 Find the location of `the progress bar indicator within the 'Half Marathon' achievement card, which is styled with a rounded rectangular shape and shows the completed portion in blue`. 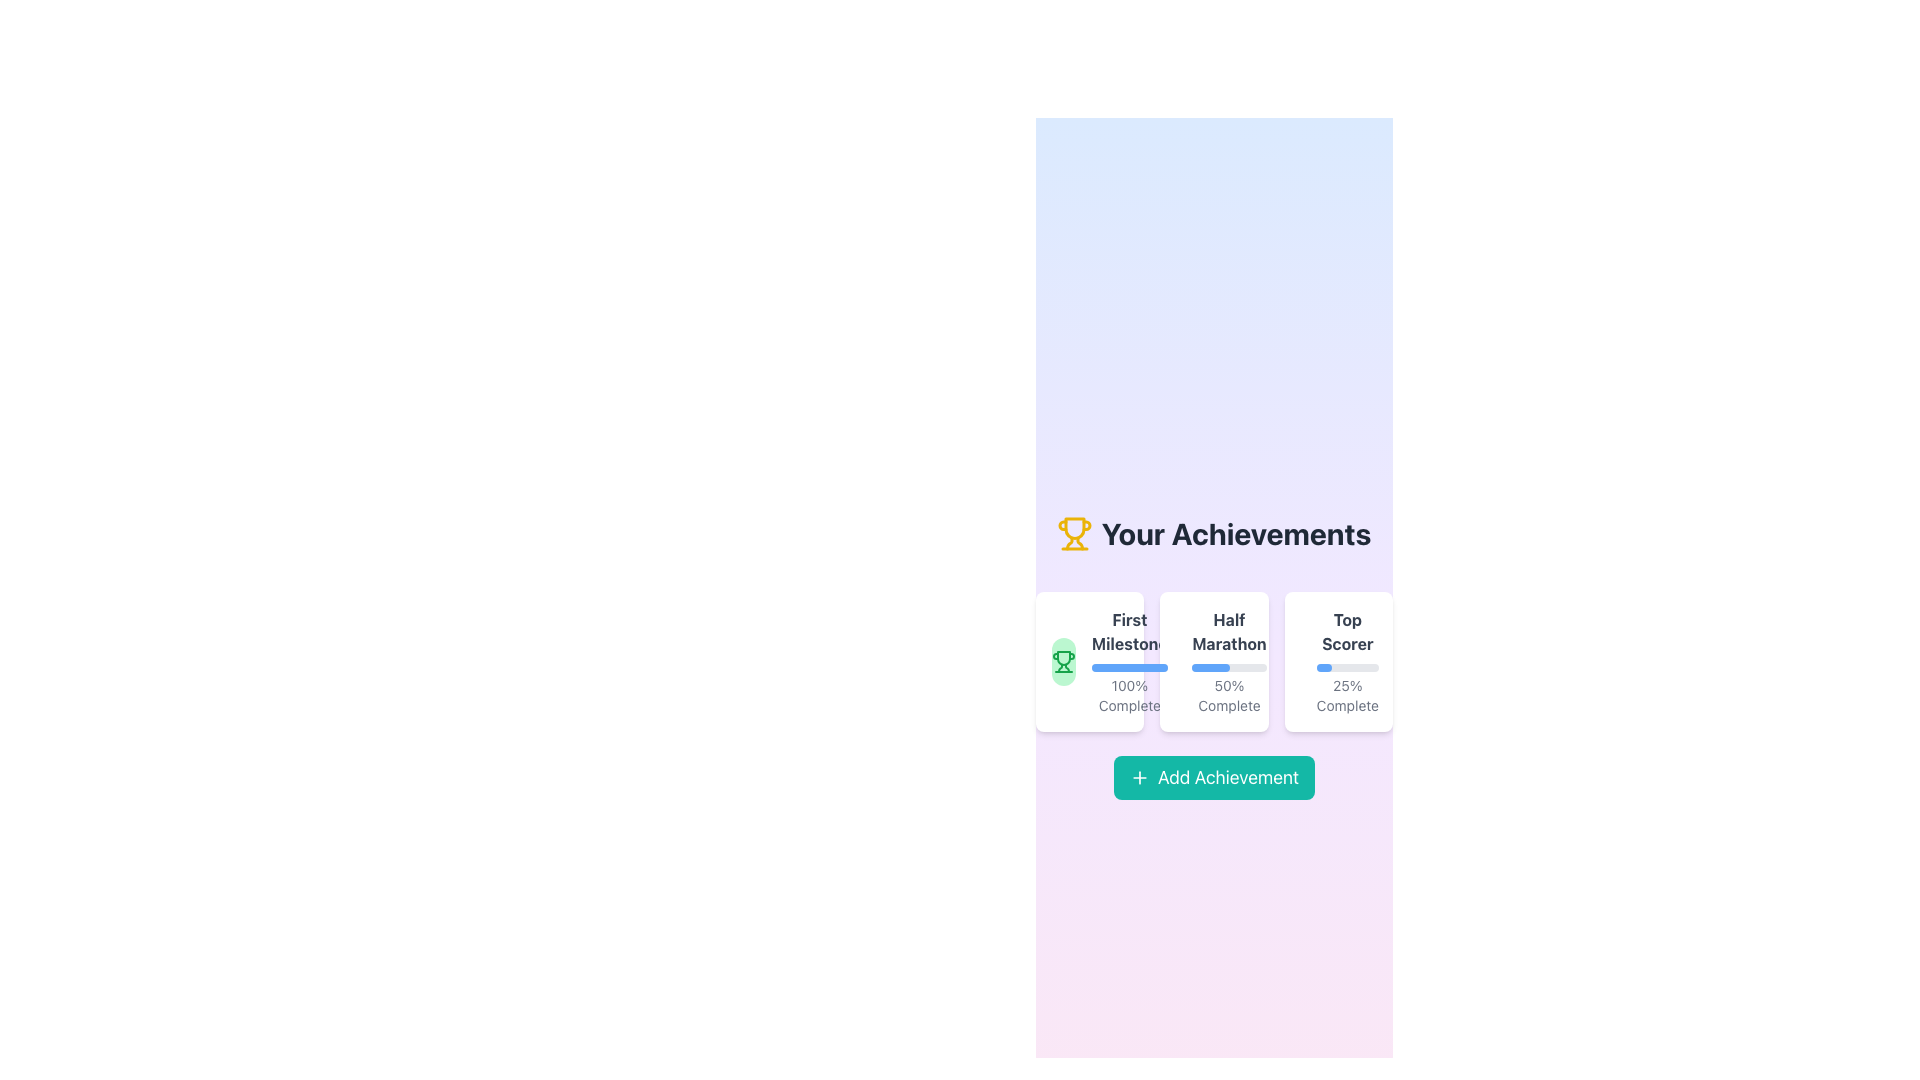

the progress bar indicator within the 'Half Marathon' achievement card, which is styled with a rounded rectangular shape and shows the completed portion in blue is located at coordinates (1228, 667).